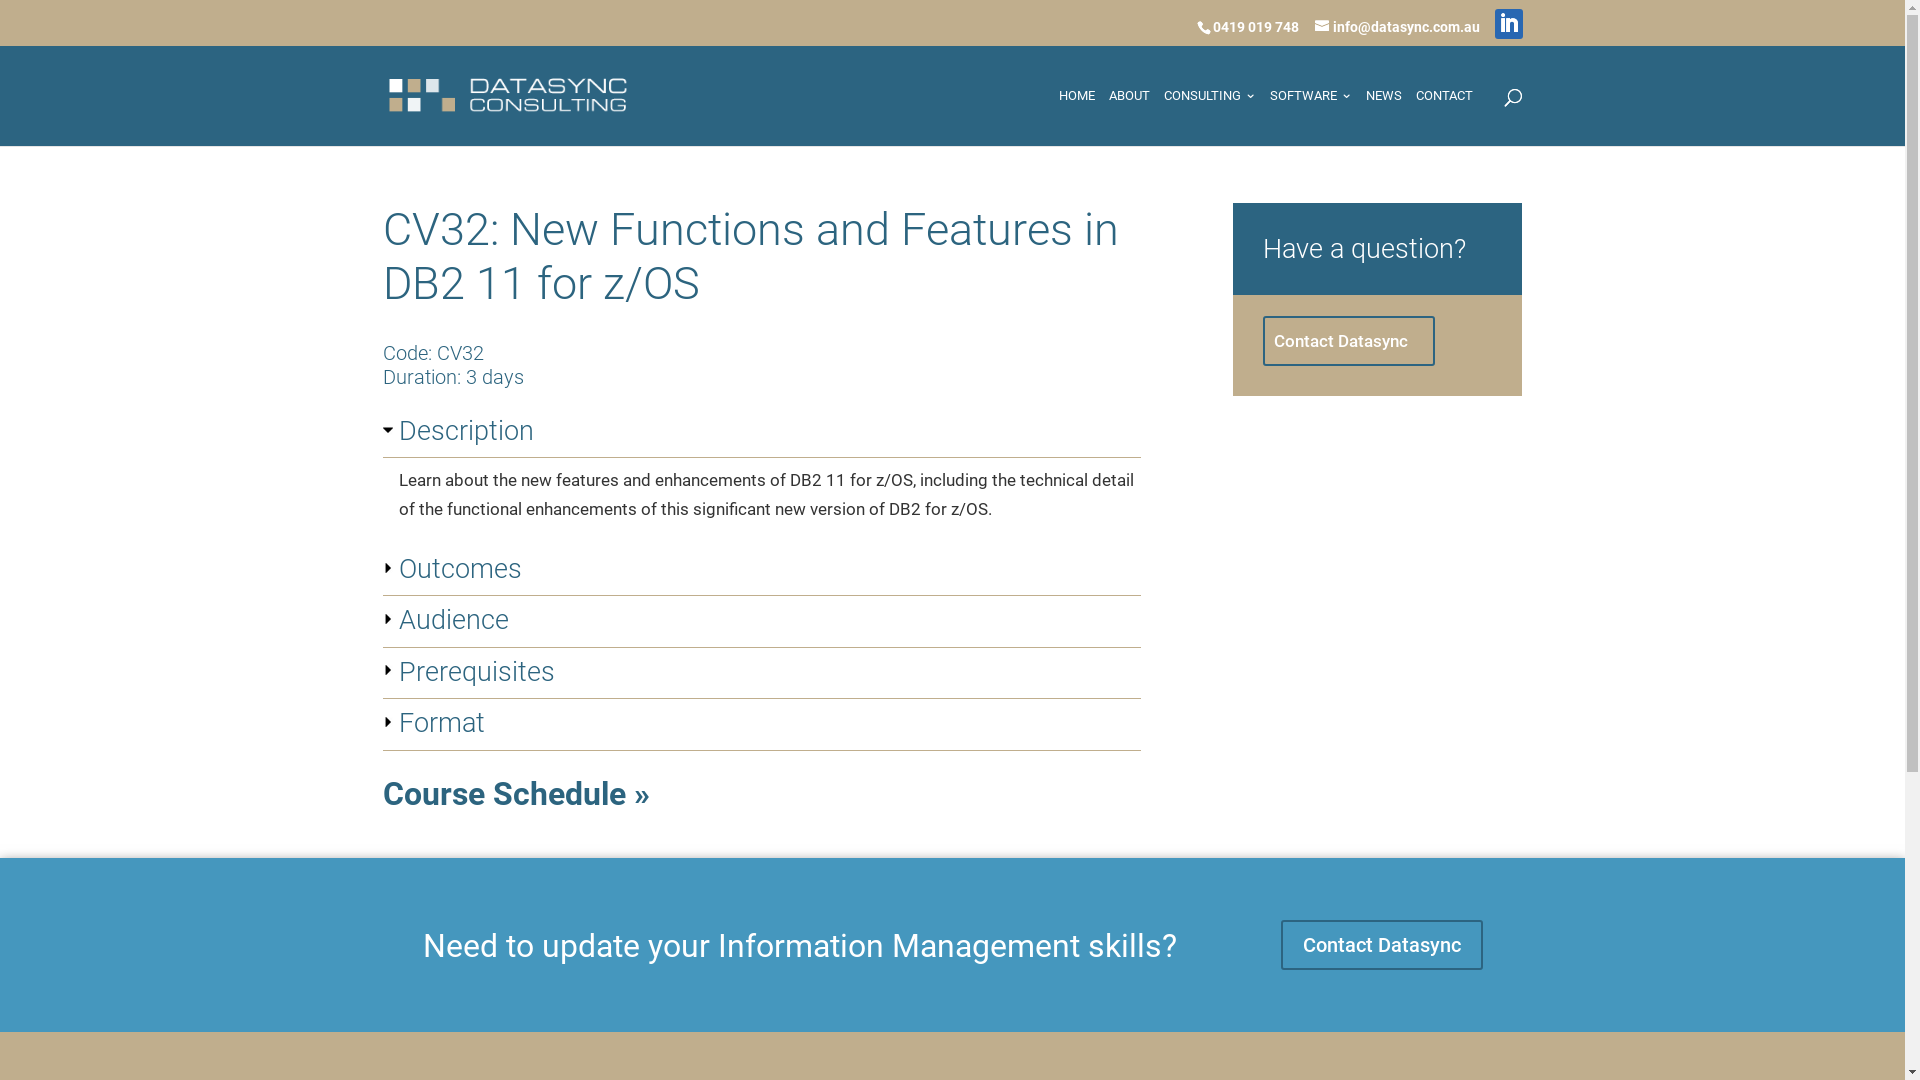  Describe the element at coordinates (1208, 116) in the screenshot. I see `'CONSULTING'` at that location.